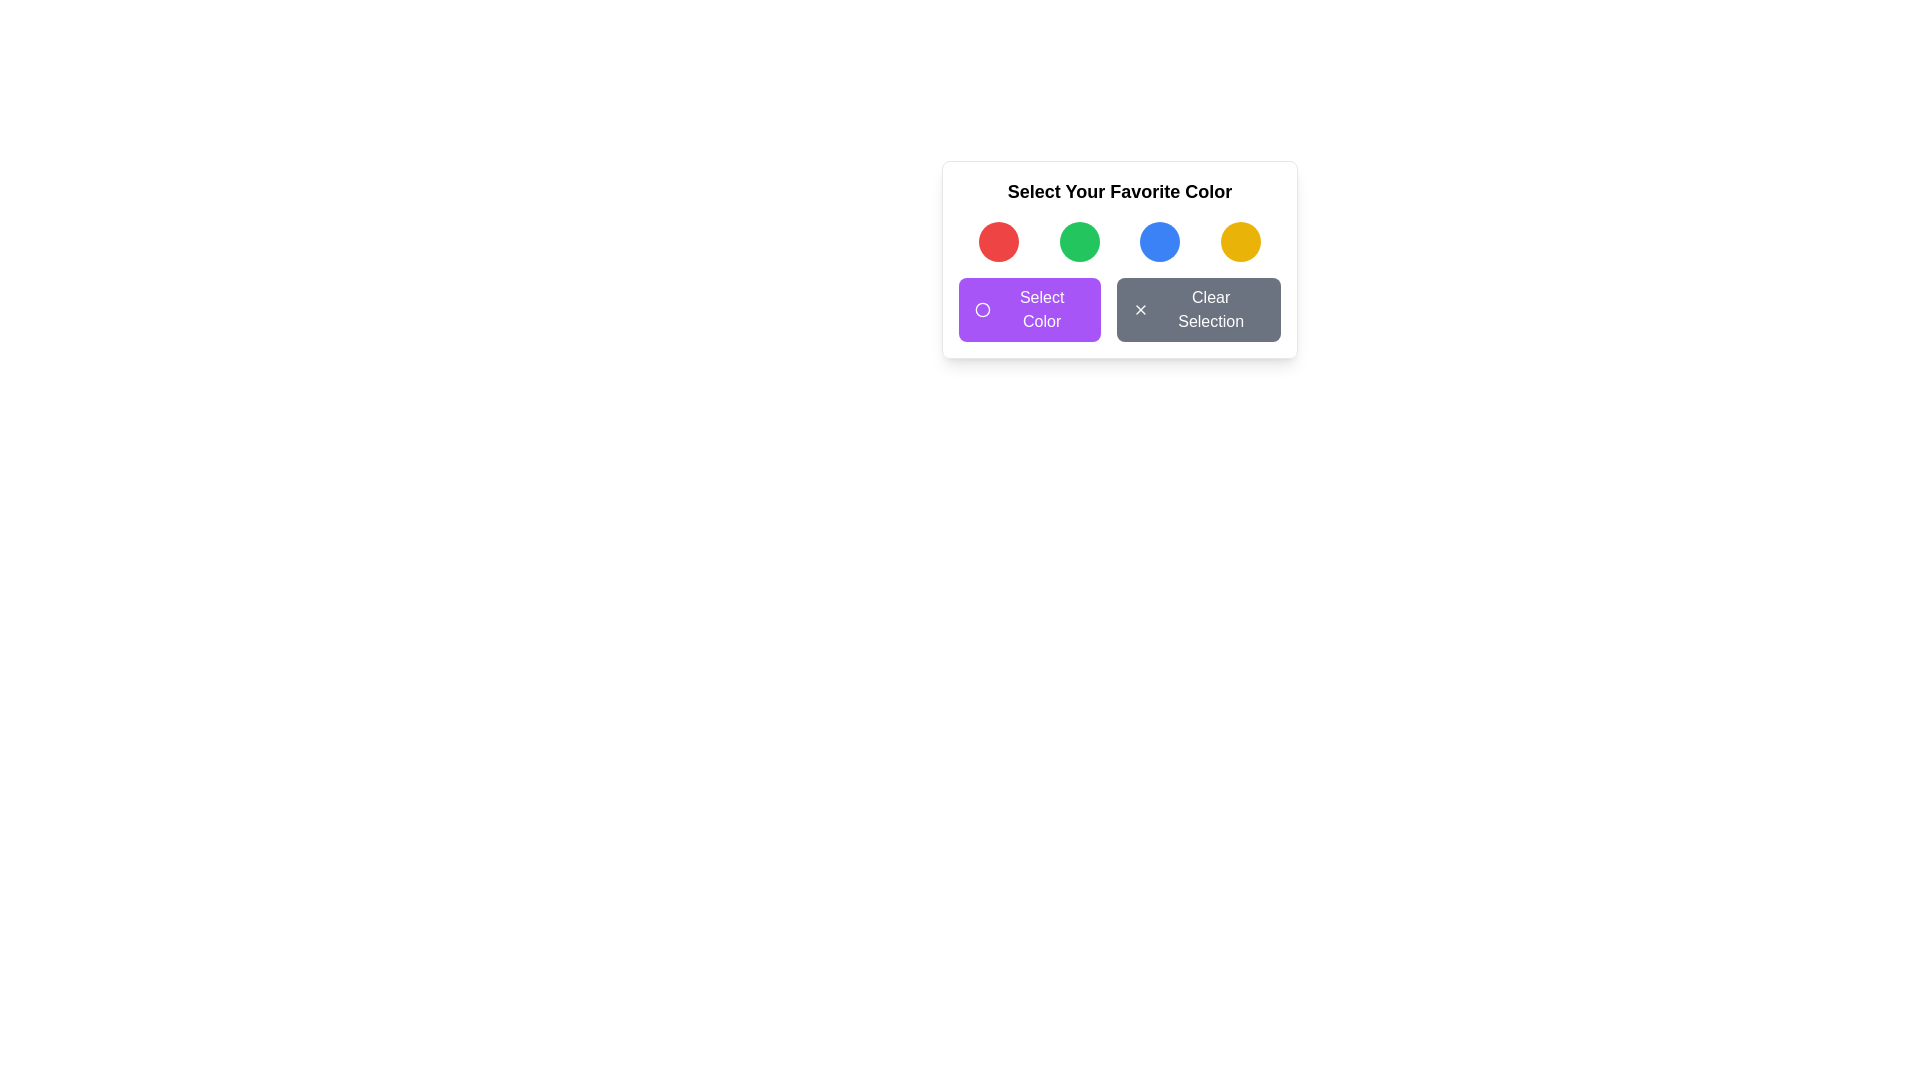 Image resolution: width=1920 pixels, height=1080 pixels. Describe the element at coordinates (1141, 309) in the screenshot. I see `the 'X' icon within the 'Clear Selection' button` at that location.